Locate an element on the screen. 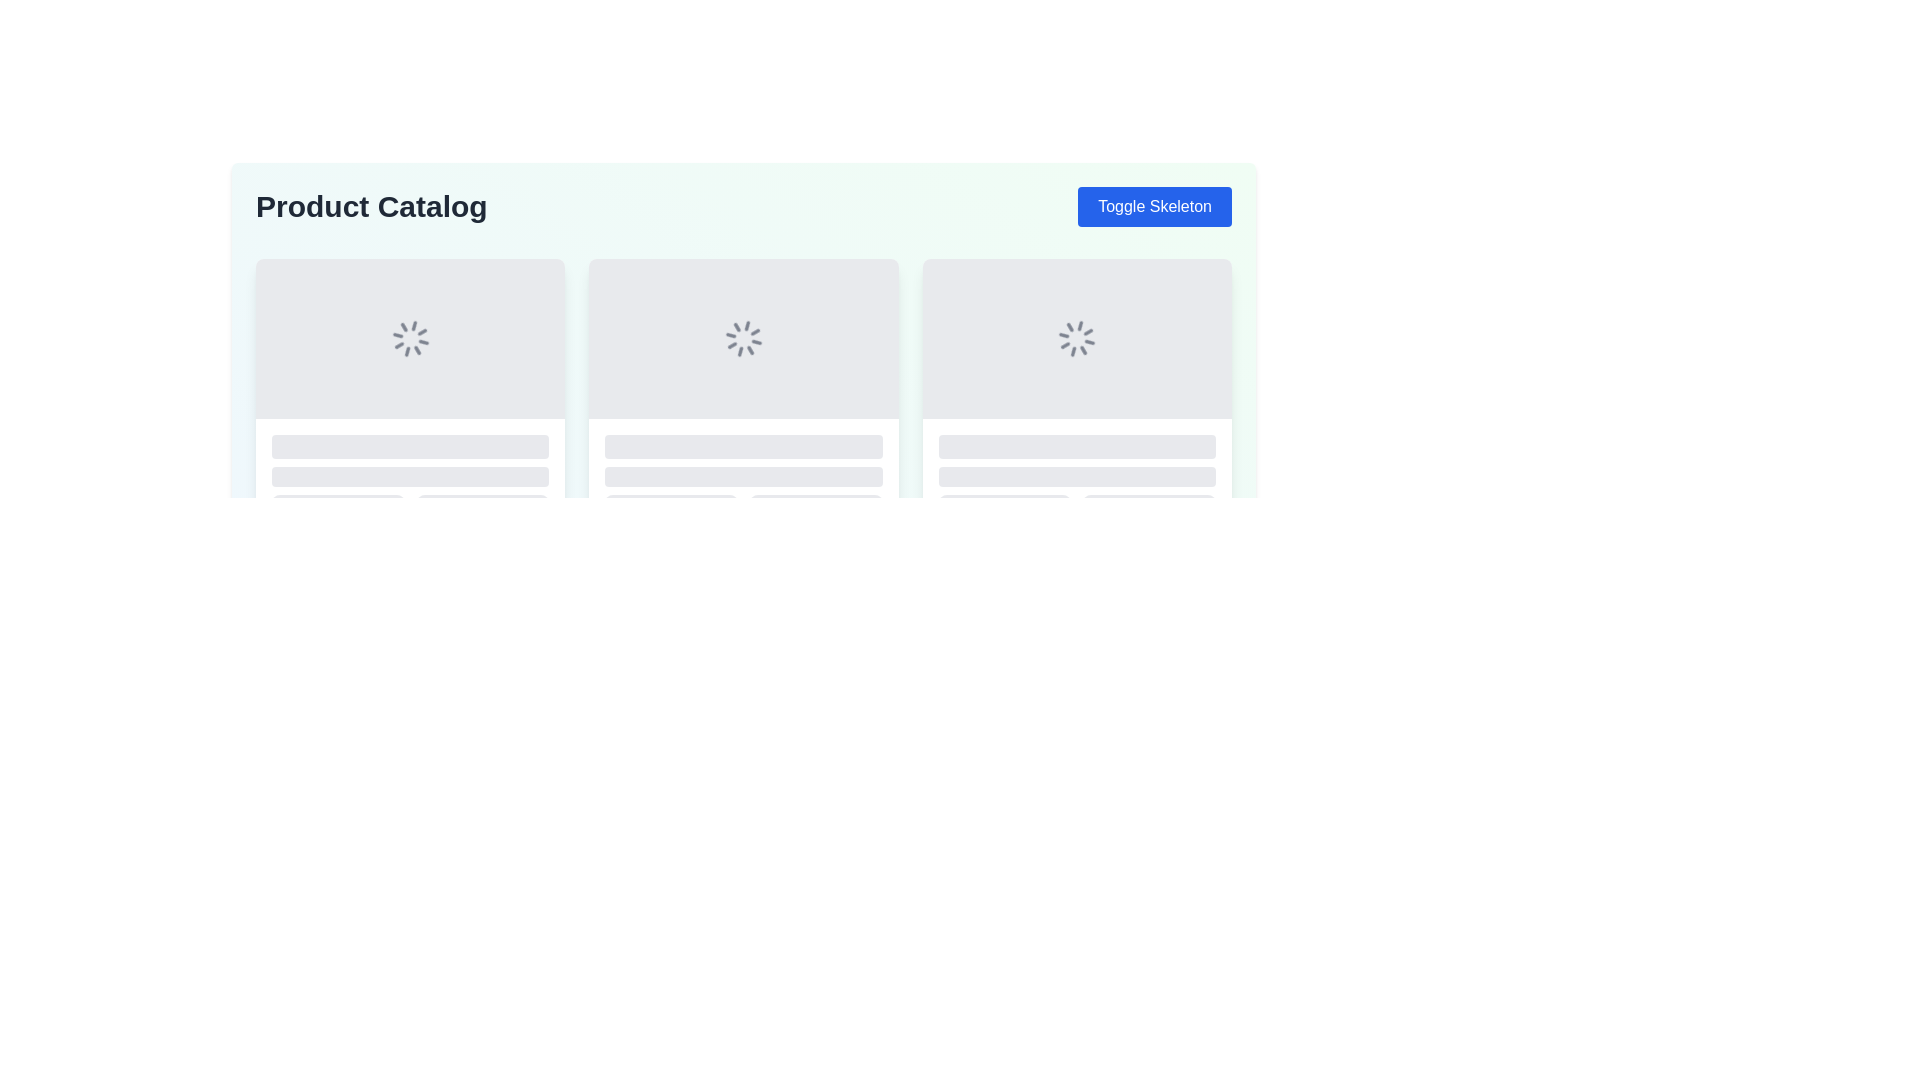 The image size is (1920, 1080). the rectangular button labeled 'Toggle Skeleton' with a blue background to observe visual feedback is located at coordinates (1155, 207).